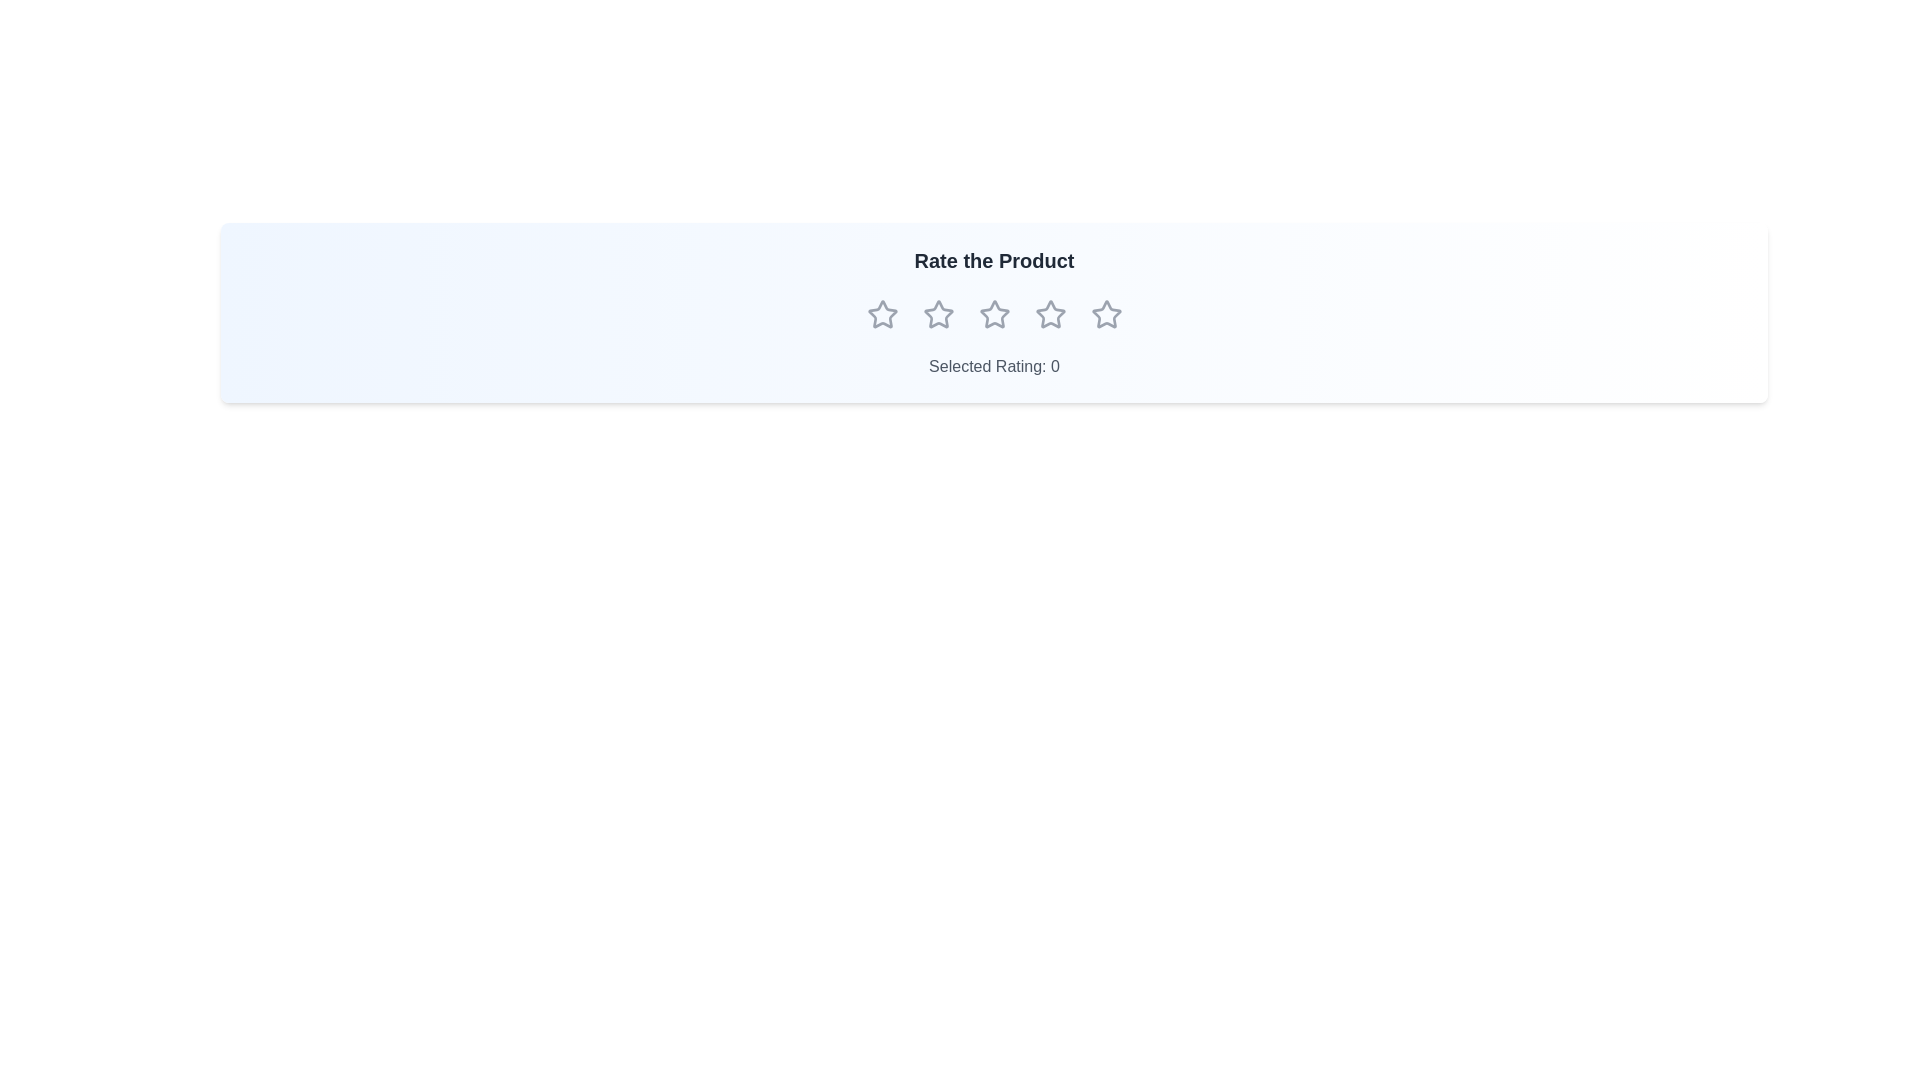 Image resolution: width=1920 pixels, height=1080 pixels. I want to click on the second star icon in the 5-star rating system to assign a rating of 2 stars to the product, so click(937, 315).